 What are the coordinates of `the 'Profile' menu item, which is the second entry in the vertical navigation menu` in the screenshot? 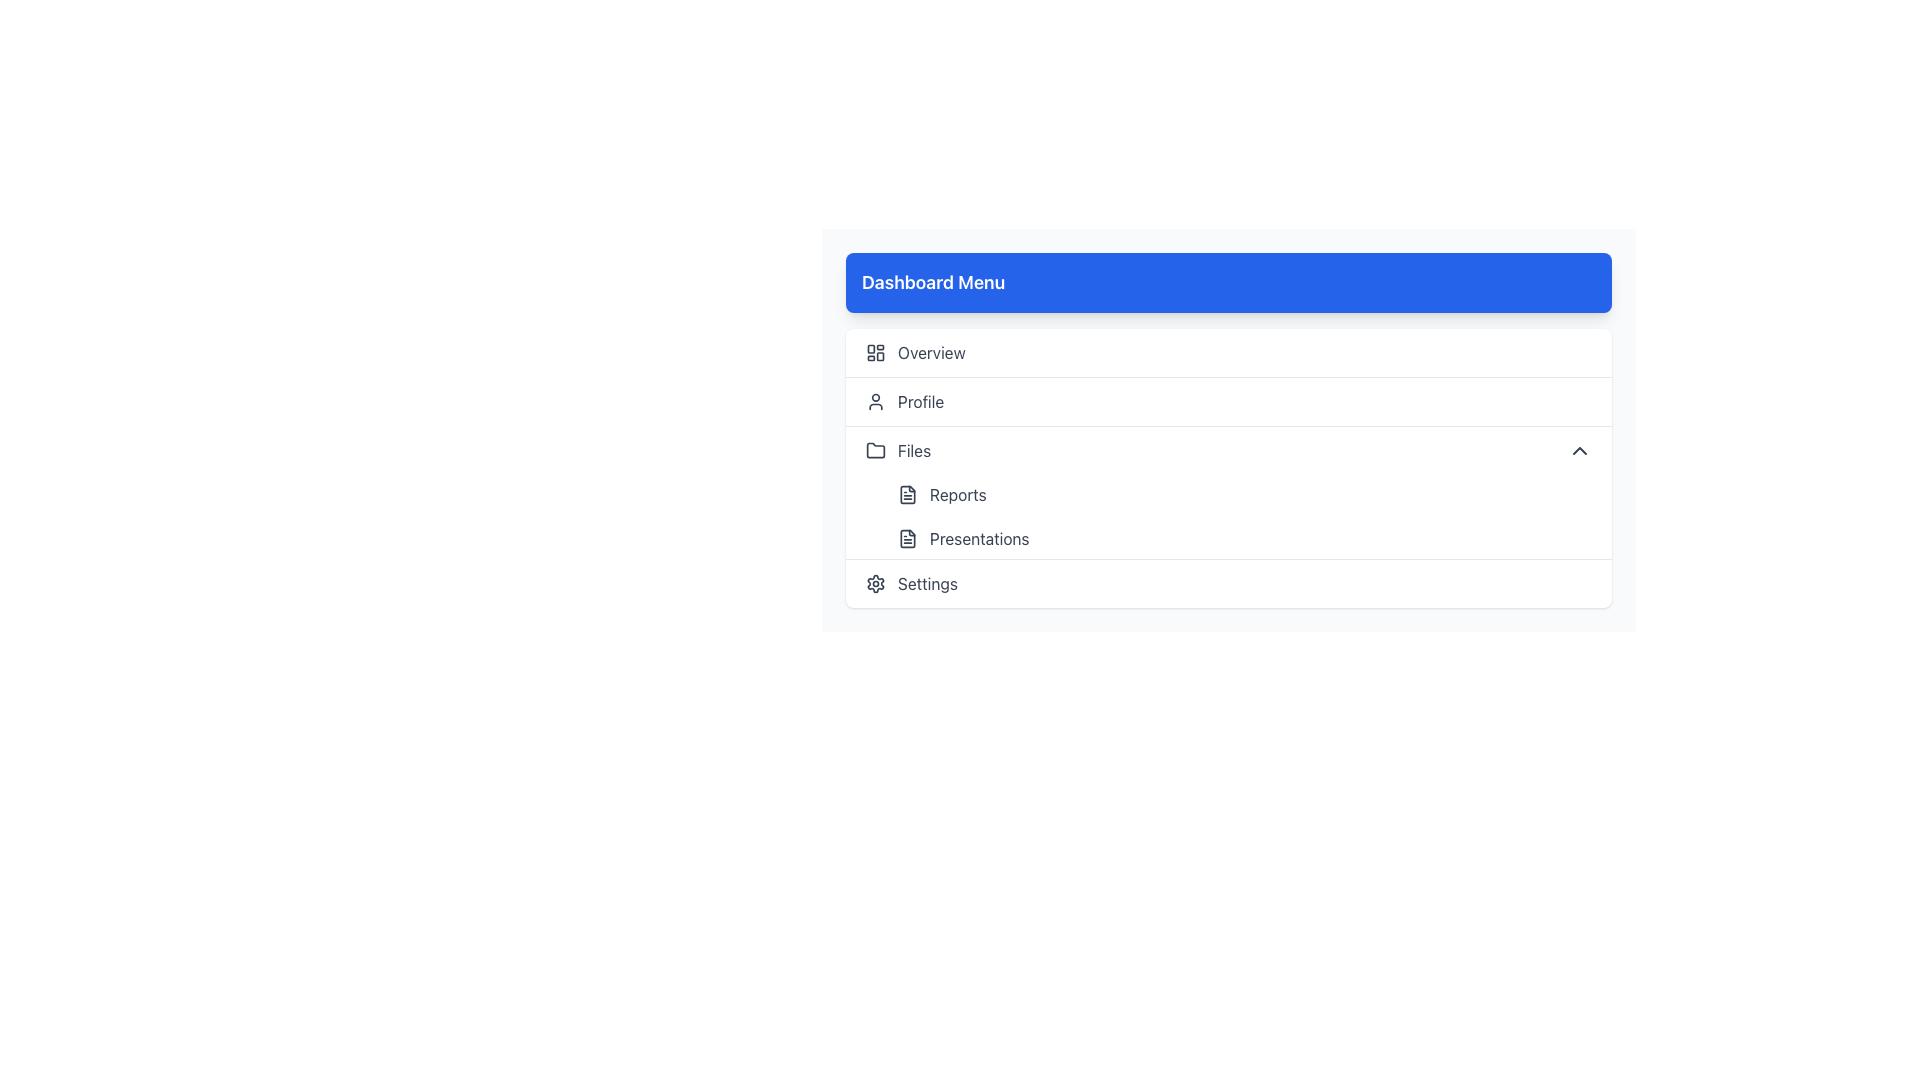 It's located at (1227, 401).